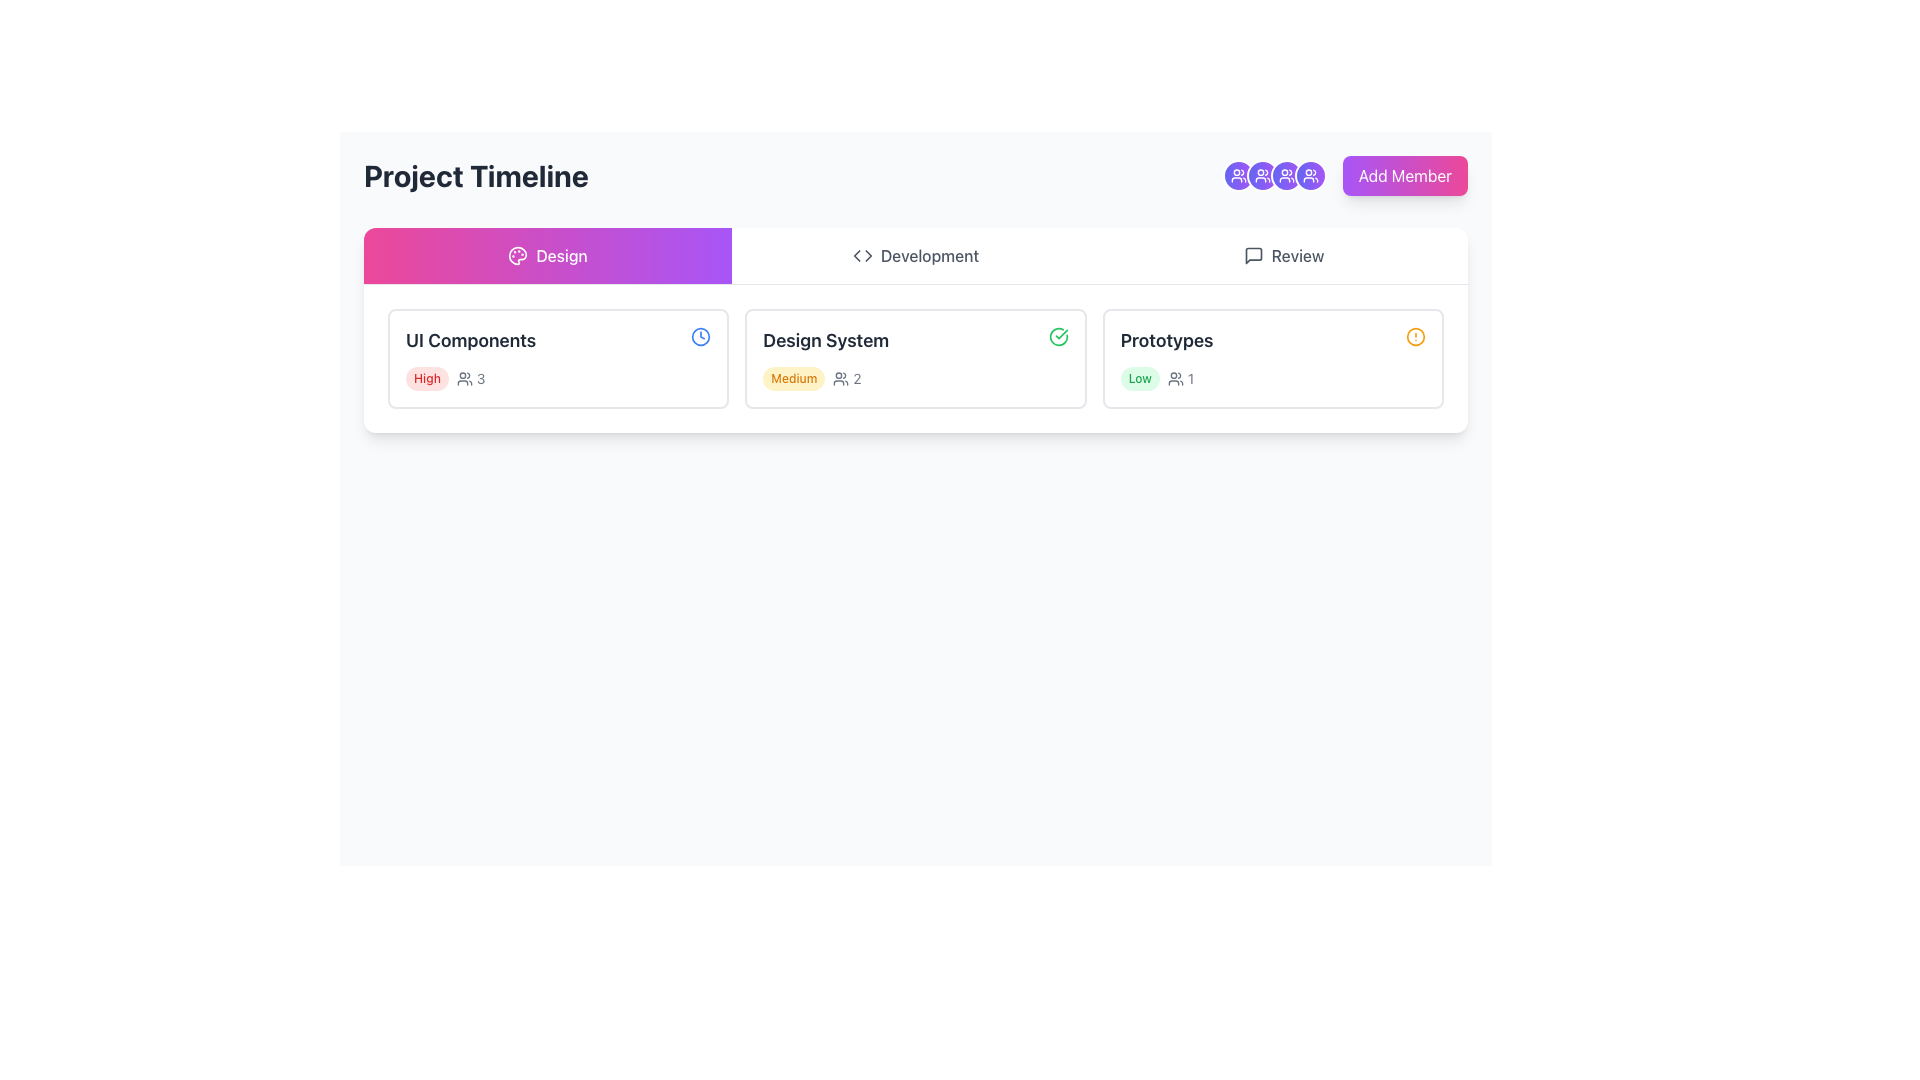 Image resolution: width=1920 pixels, height=1080 pixels. Describe the element at coordinates (1286, 175) in the screenshot. I see `the fourth circular user icon from the left, styled with a gradient from indigo to purple and a white border, located near the top-right side of the interface` at that location.